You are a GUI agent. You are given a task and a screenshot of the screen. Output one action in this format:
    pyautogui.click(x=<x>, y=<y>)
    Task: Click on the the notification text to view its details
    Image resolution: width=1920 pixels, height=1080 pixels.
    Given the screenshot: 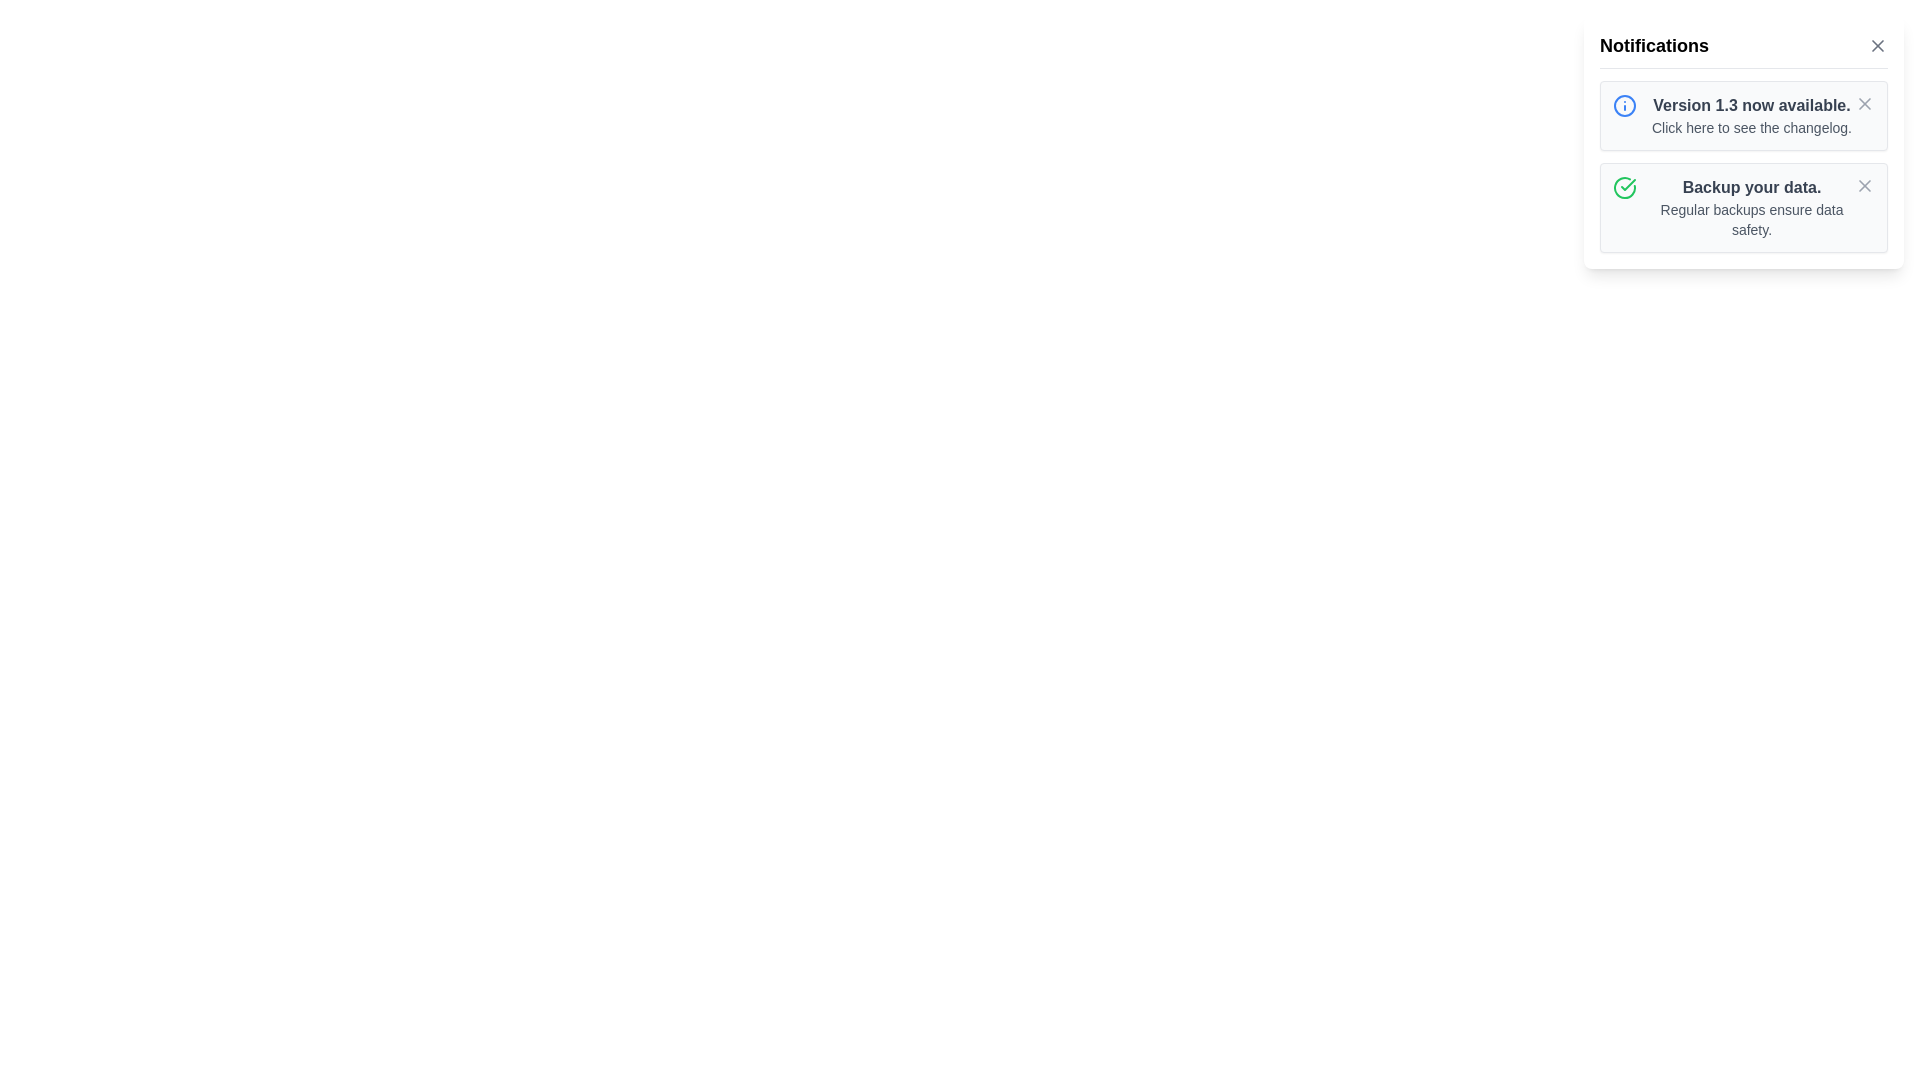 What is the action you would take?
    pyautogui.click(x=1751, y=115)
    